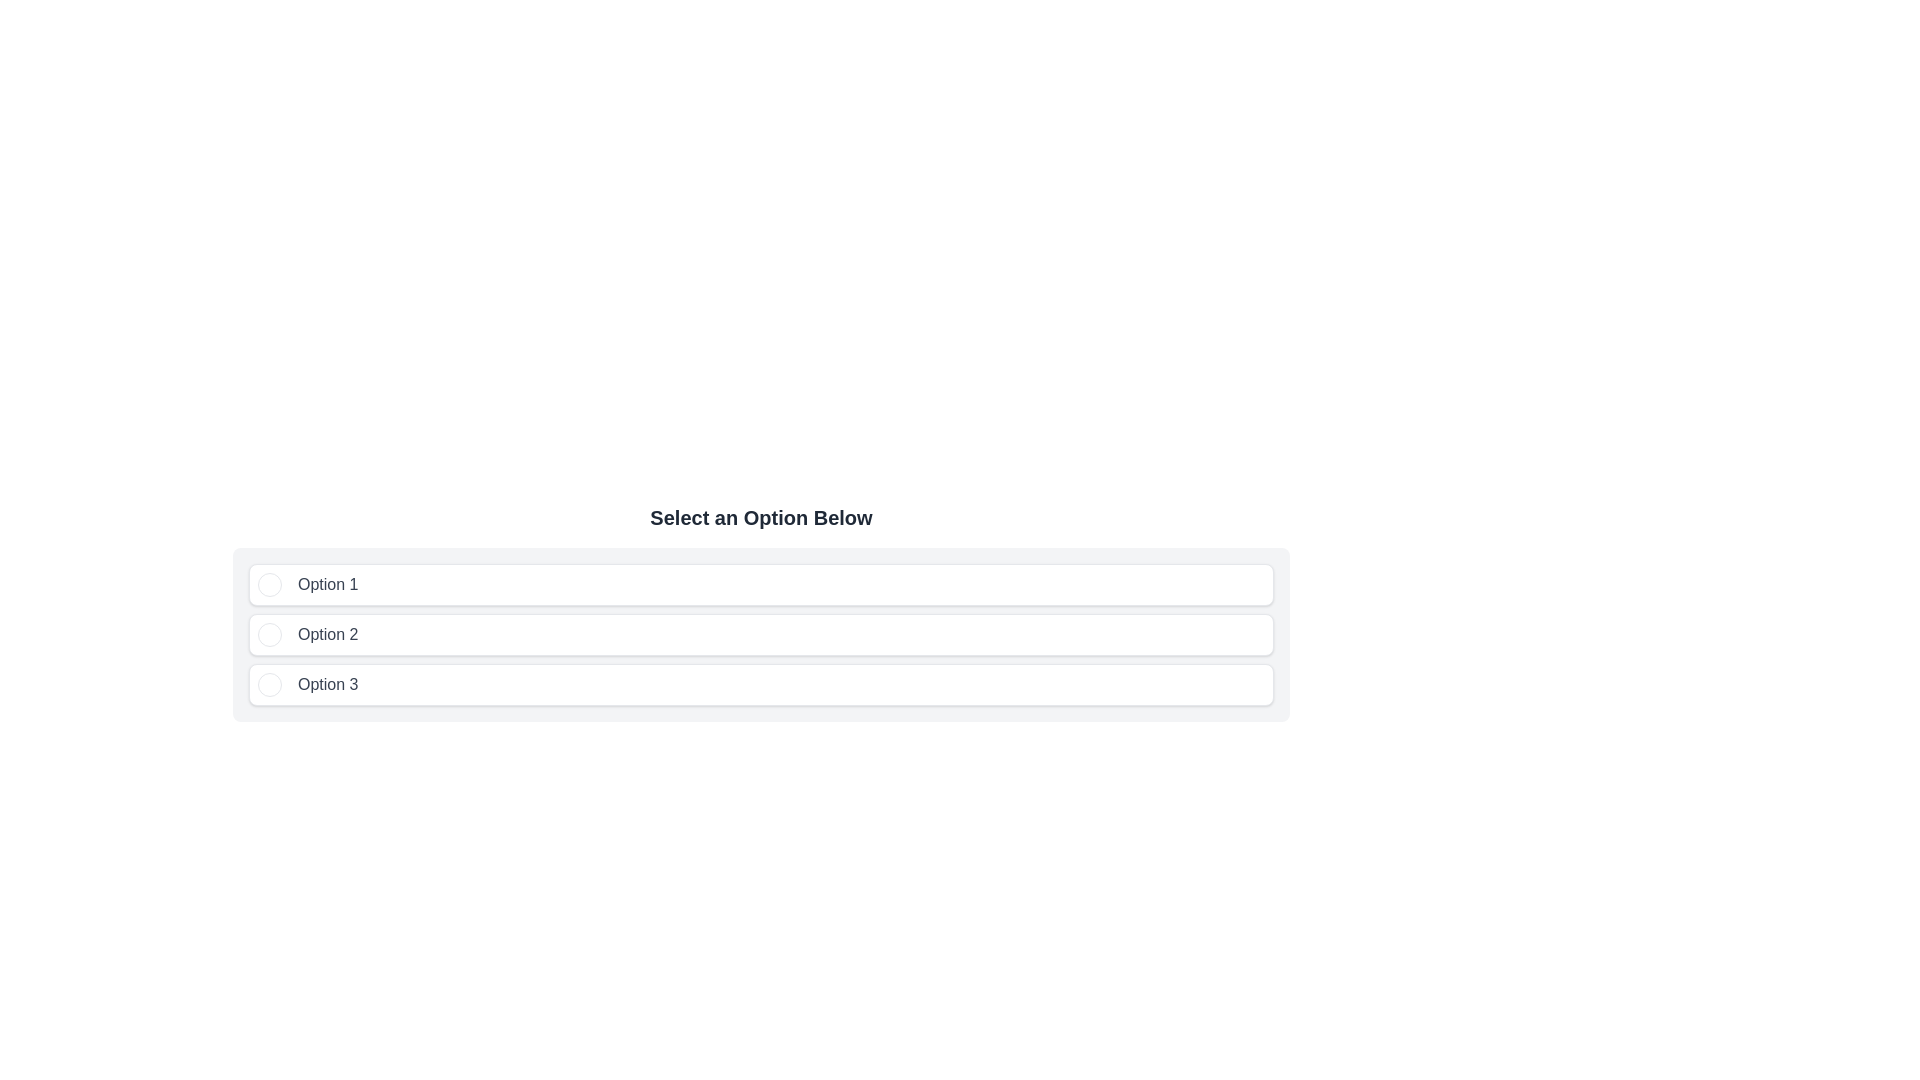 The height and width of the screenshot is (1080, 1920). I want to click on the Text label displaying 'Option 2', so click(328, 635).